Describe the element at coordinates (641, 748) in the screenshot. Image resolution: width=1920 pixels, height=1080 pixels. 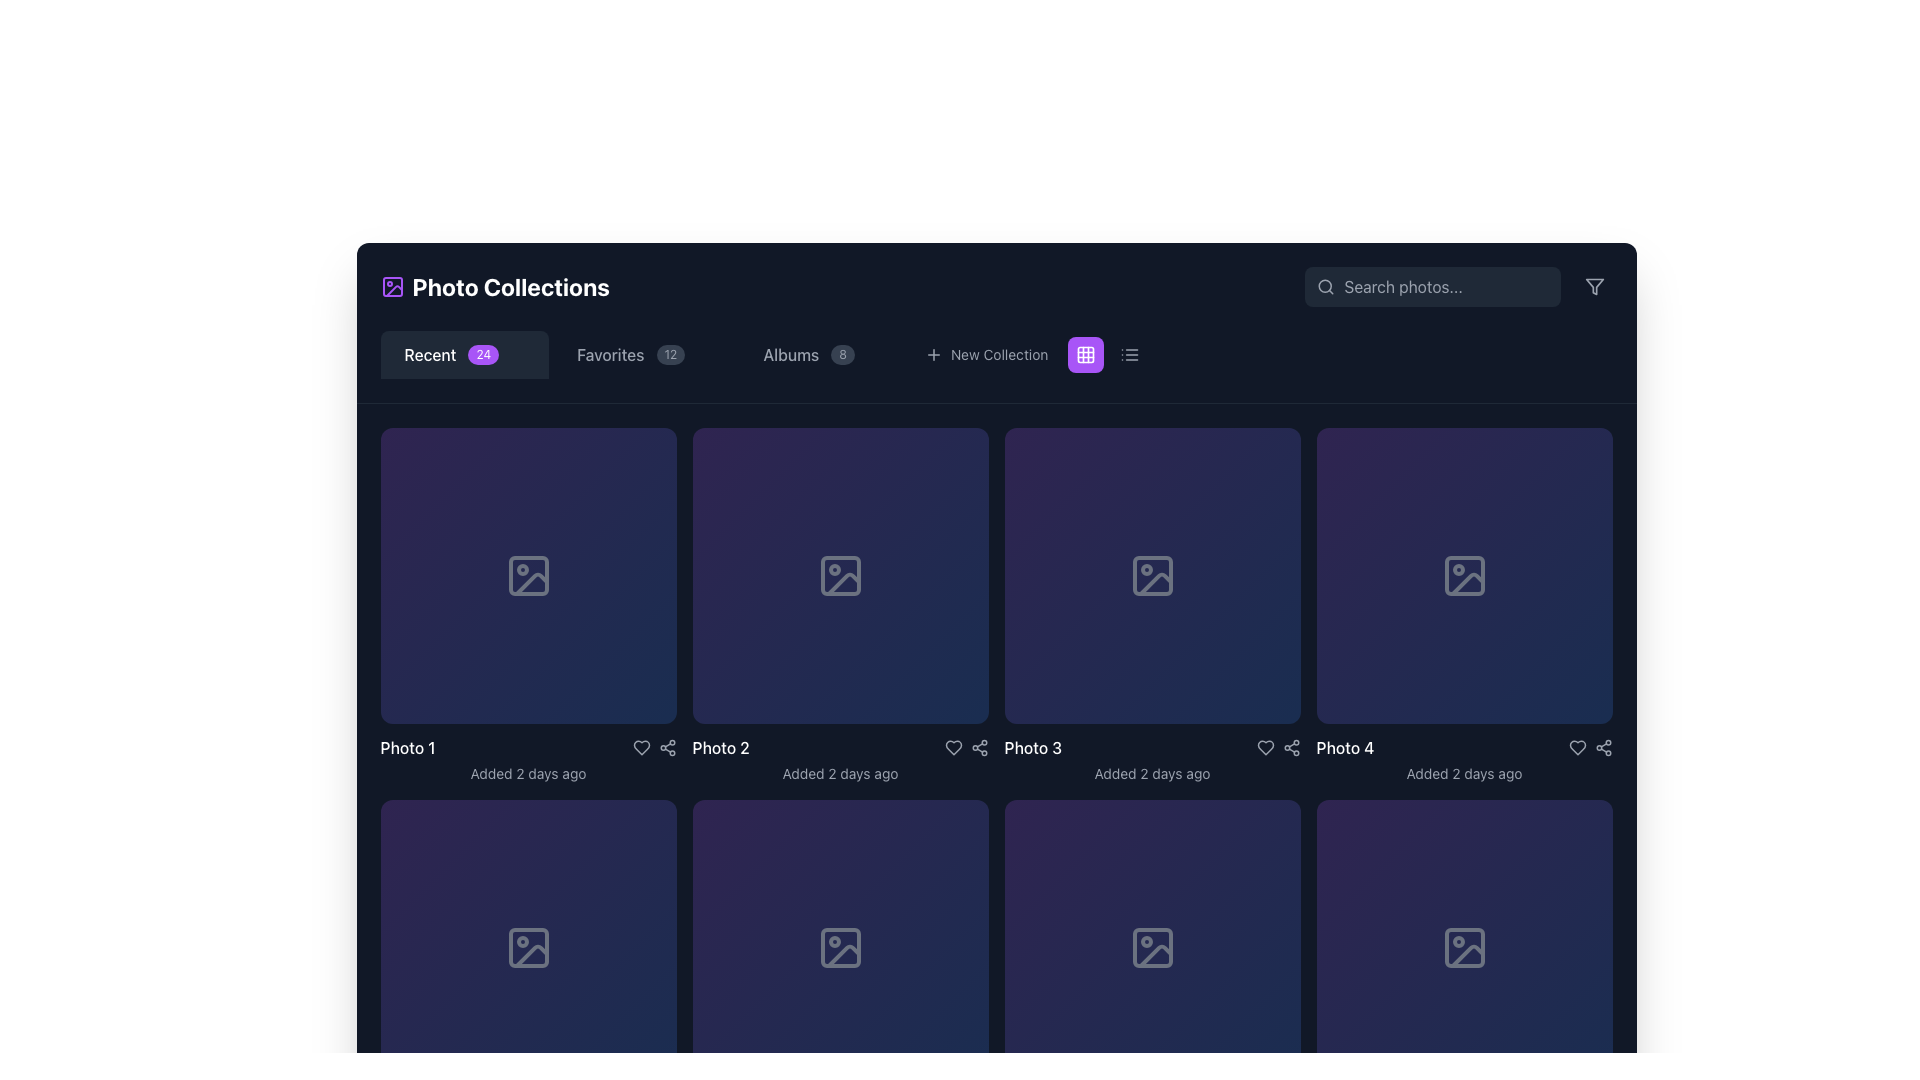
I see `the heart-shaped icon button within the 'Photo 2' card to observe the color change from gray to red` at that location.